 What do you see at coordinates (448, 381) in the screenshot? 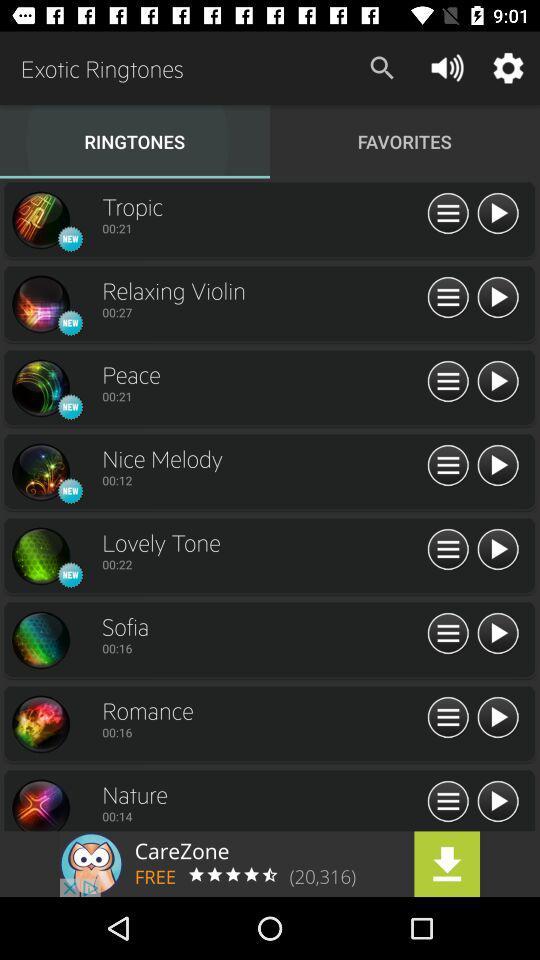
I see `more option` at bounding box center [448, 381].